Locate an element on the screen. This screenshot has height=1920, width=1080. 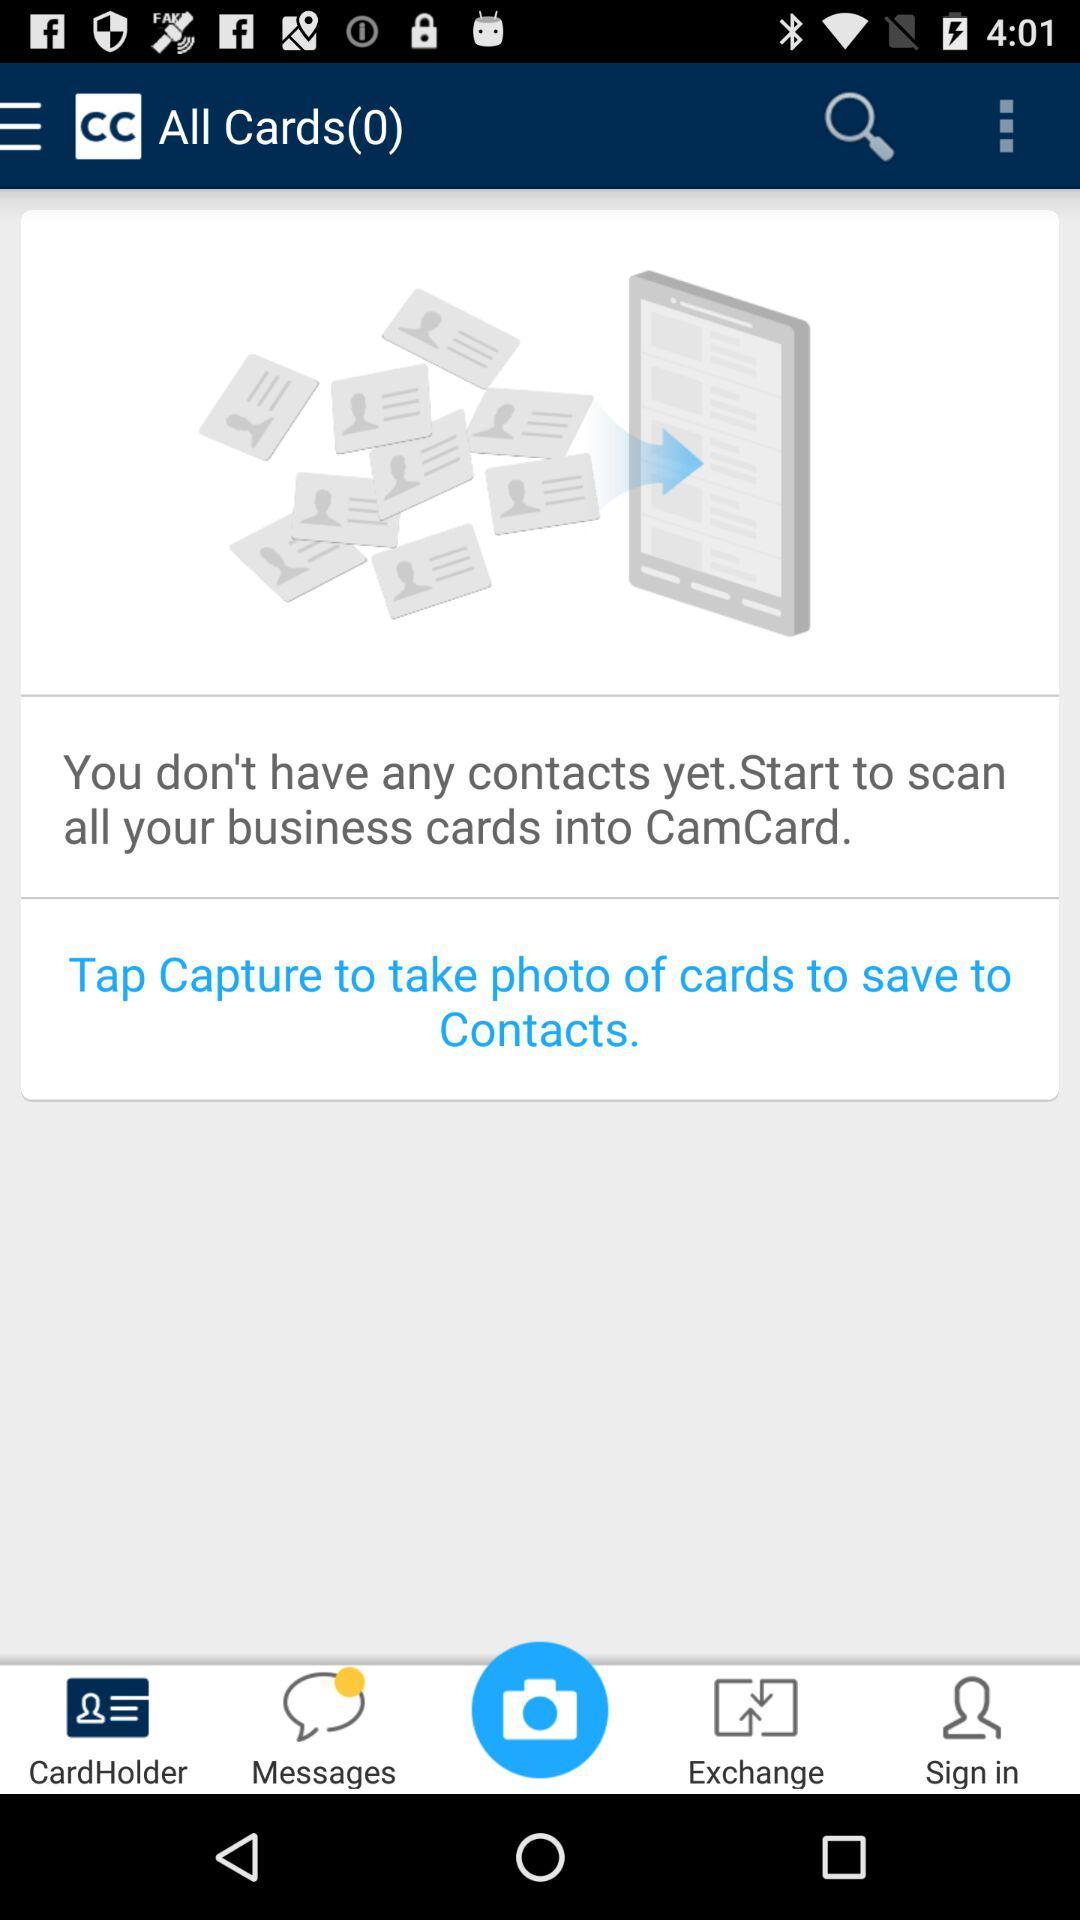
cardholder is located at coordinates (108, 1726).